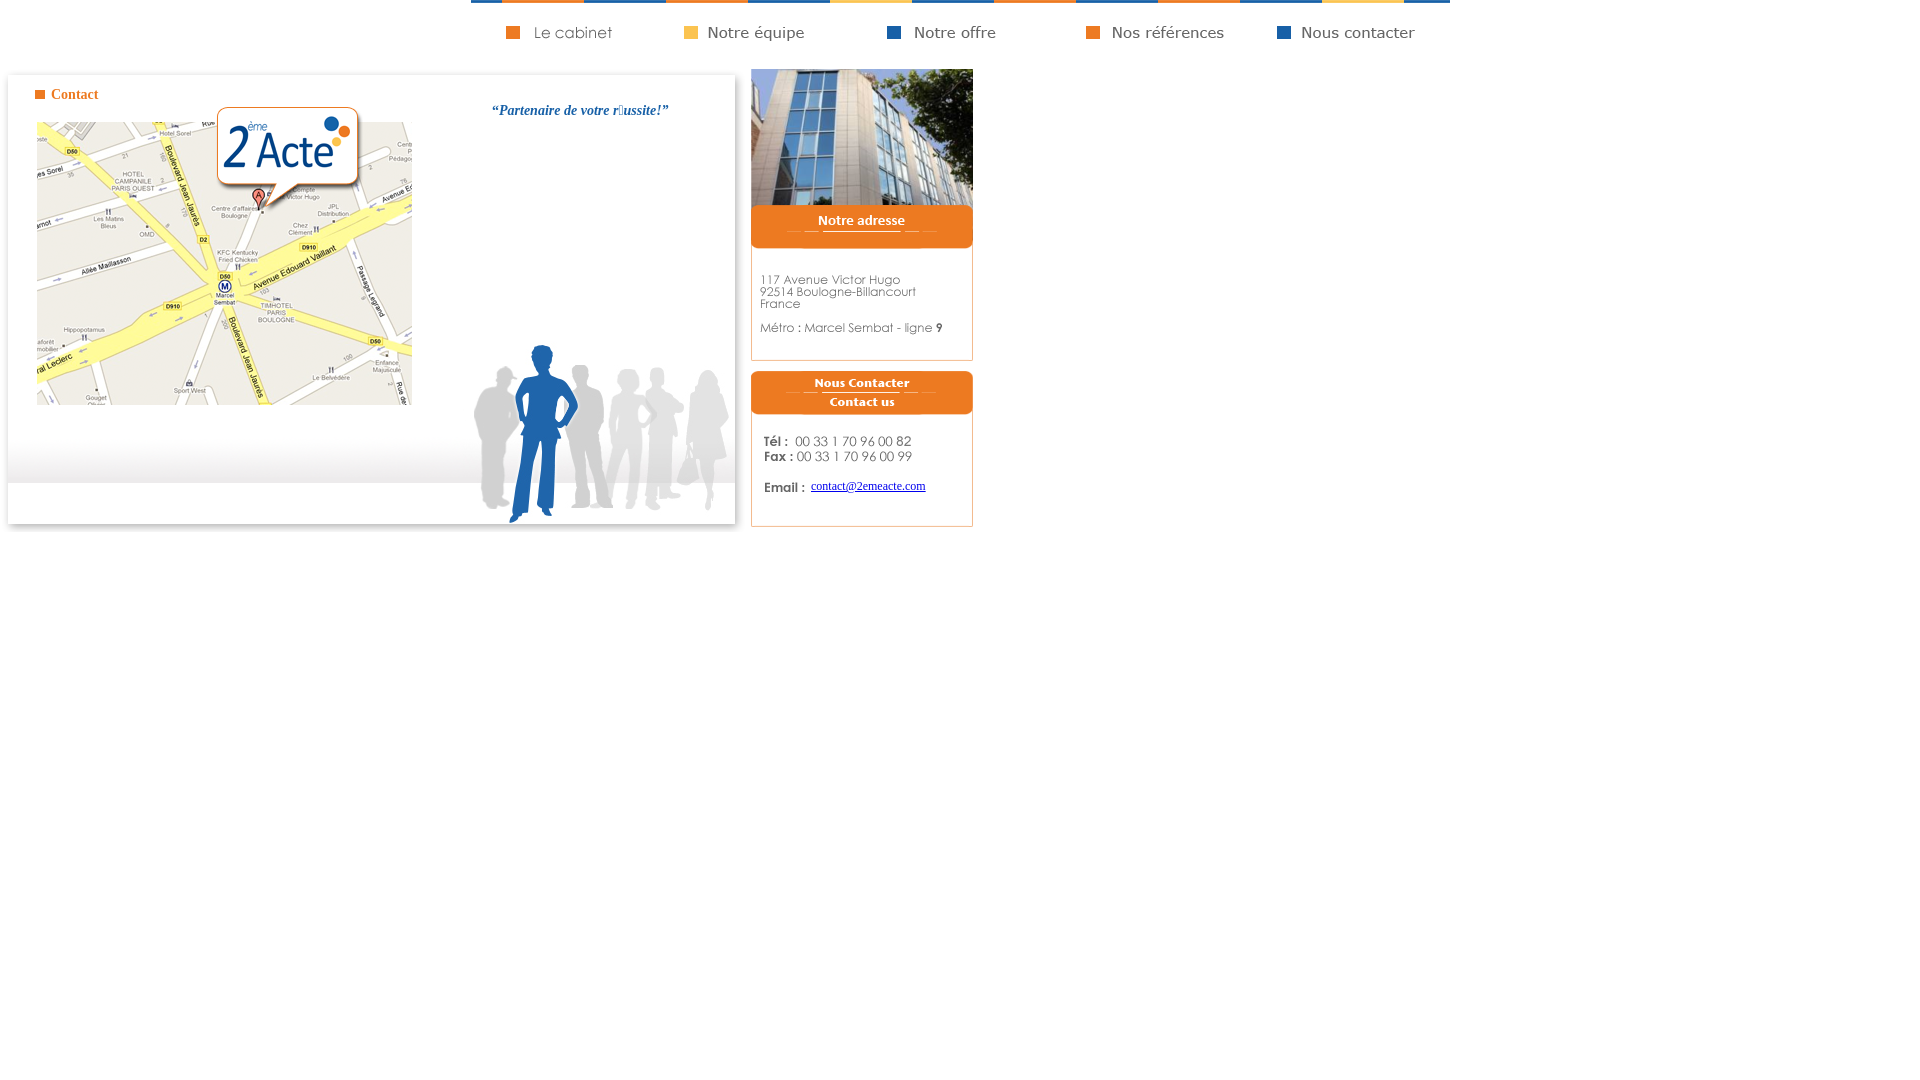 The image size is (1920, 1080). I want to click on 'contact@2emeacte.com', so click(868, 486).